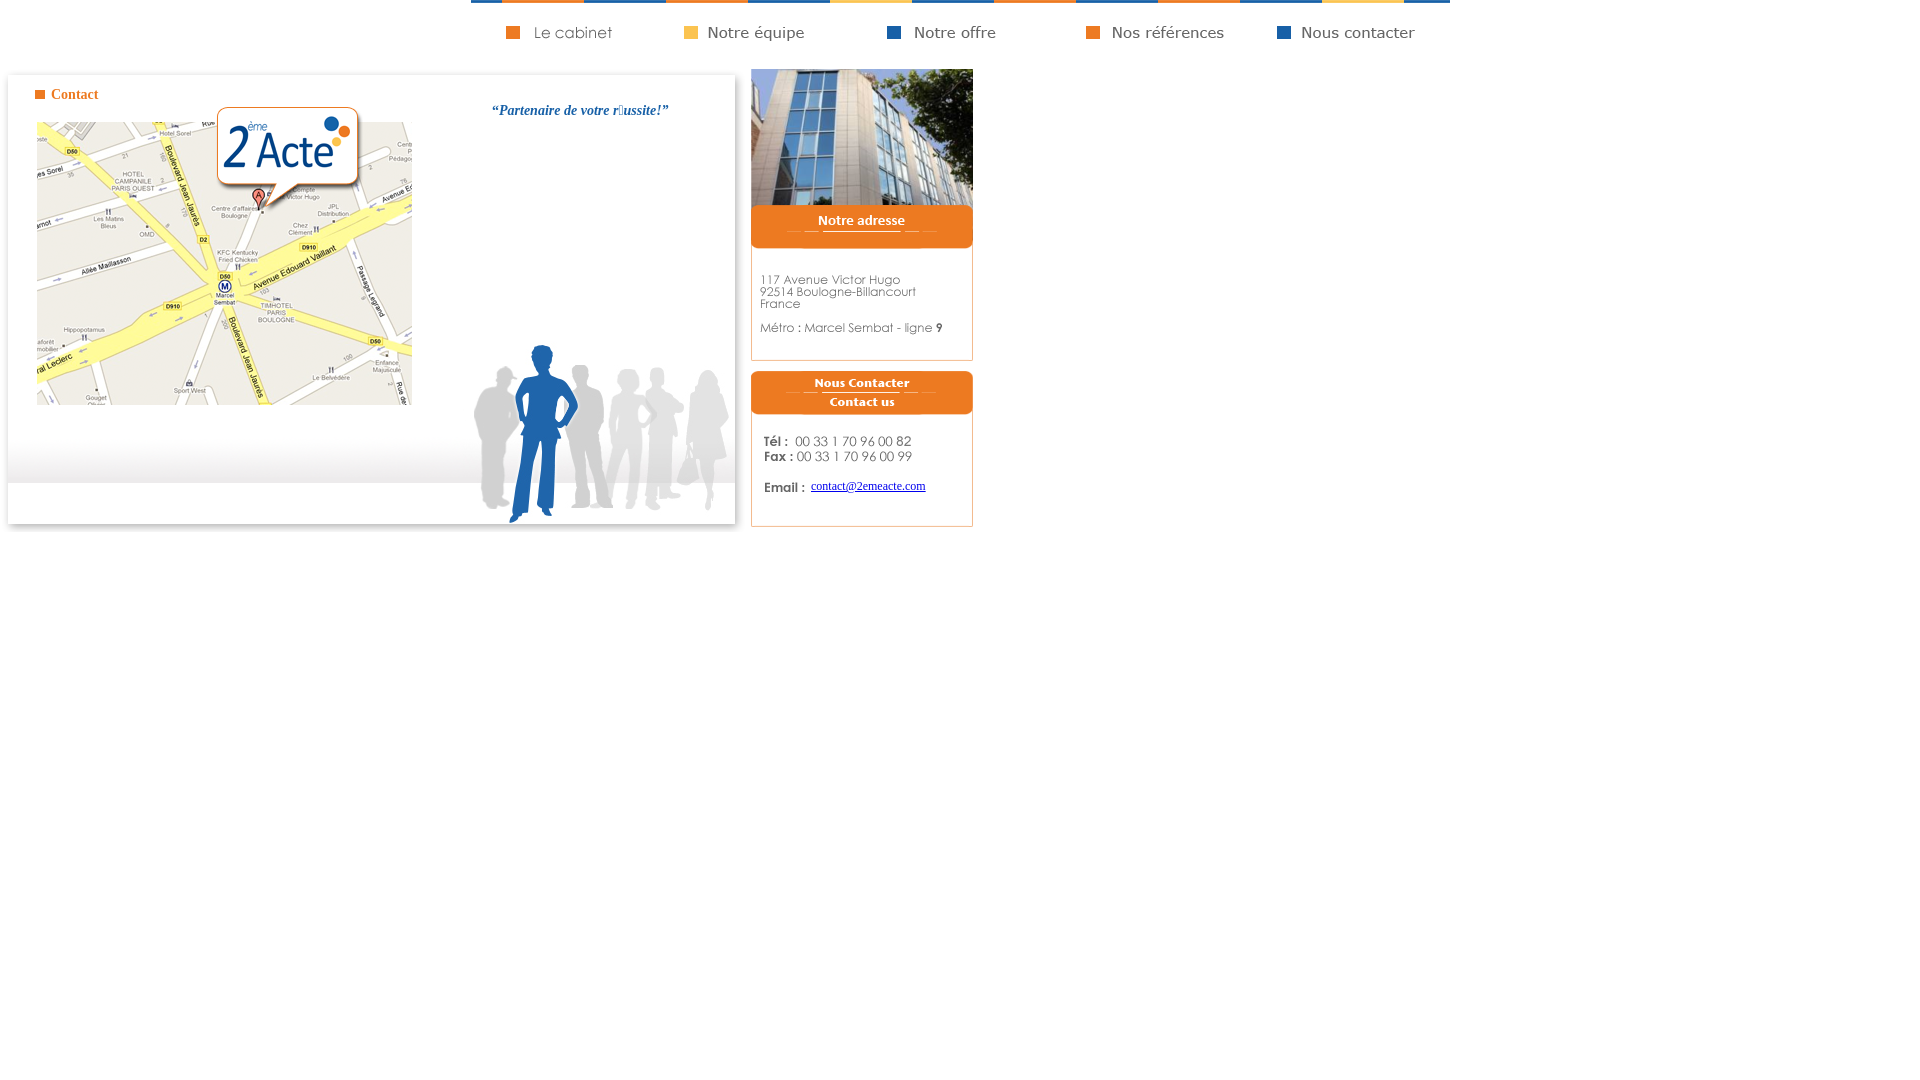 The image size is (1920, 1080). I want to click on 'contact@2emeacte.com', so click(868, 486).